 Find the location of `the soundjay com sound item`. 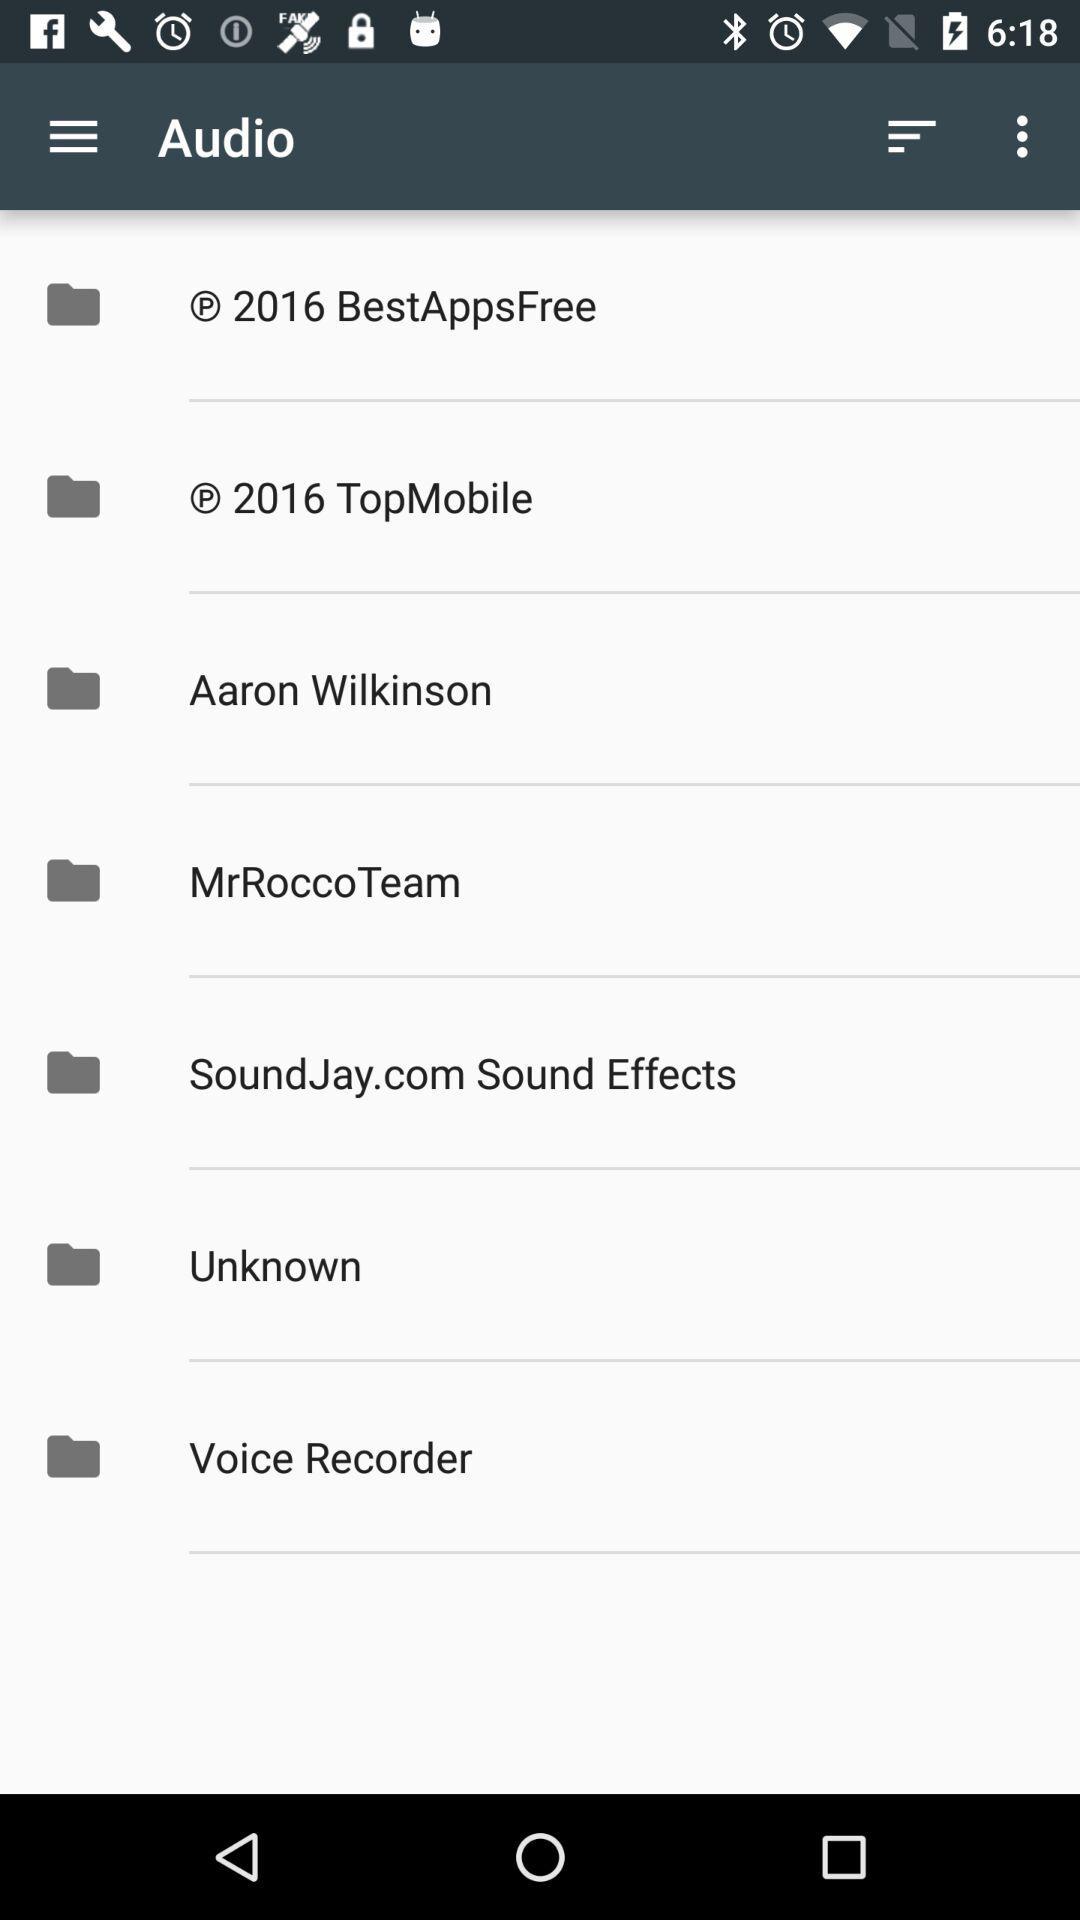

the soundjay com sound item is located at coordinates (612, 1071).